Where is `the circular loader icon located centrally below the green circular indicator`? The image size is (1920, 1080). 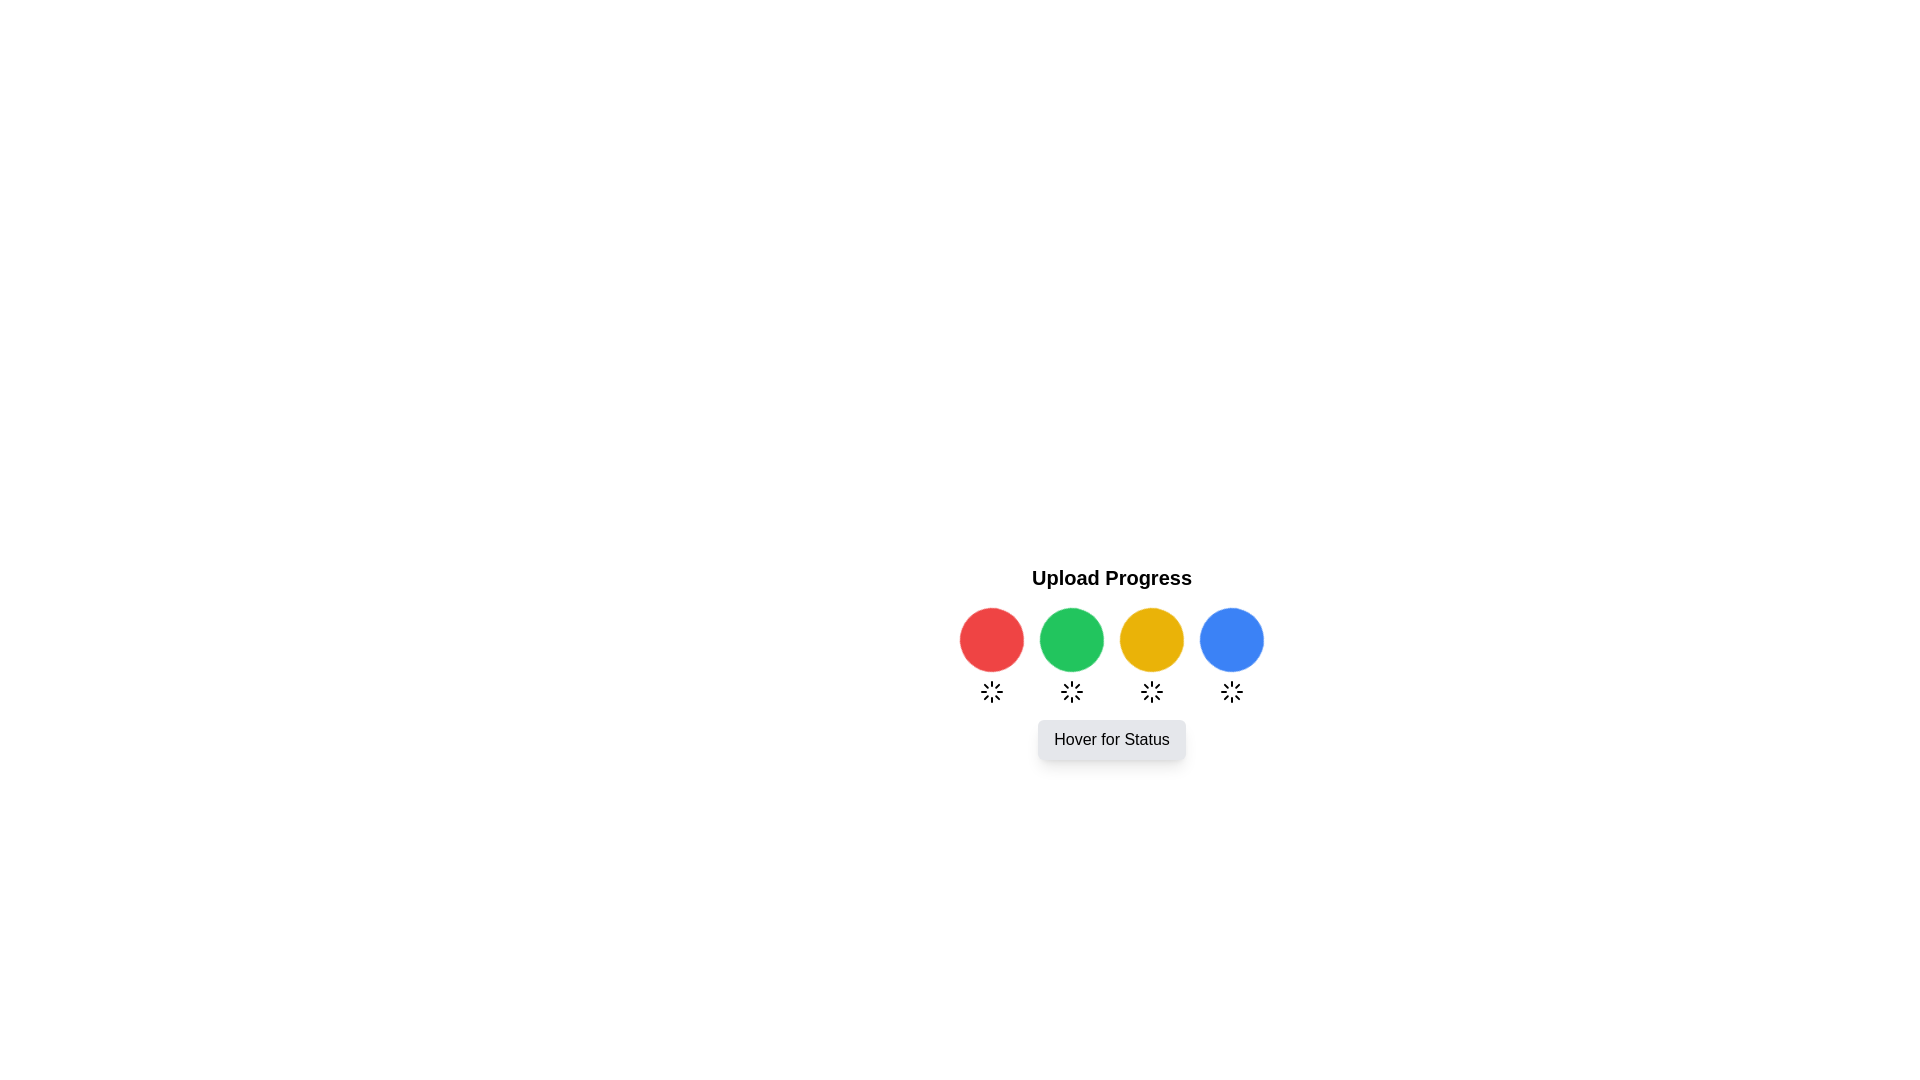 the circular loader icon located centrally below the green circular indicator is located at coordinates (1070, 690).